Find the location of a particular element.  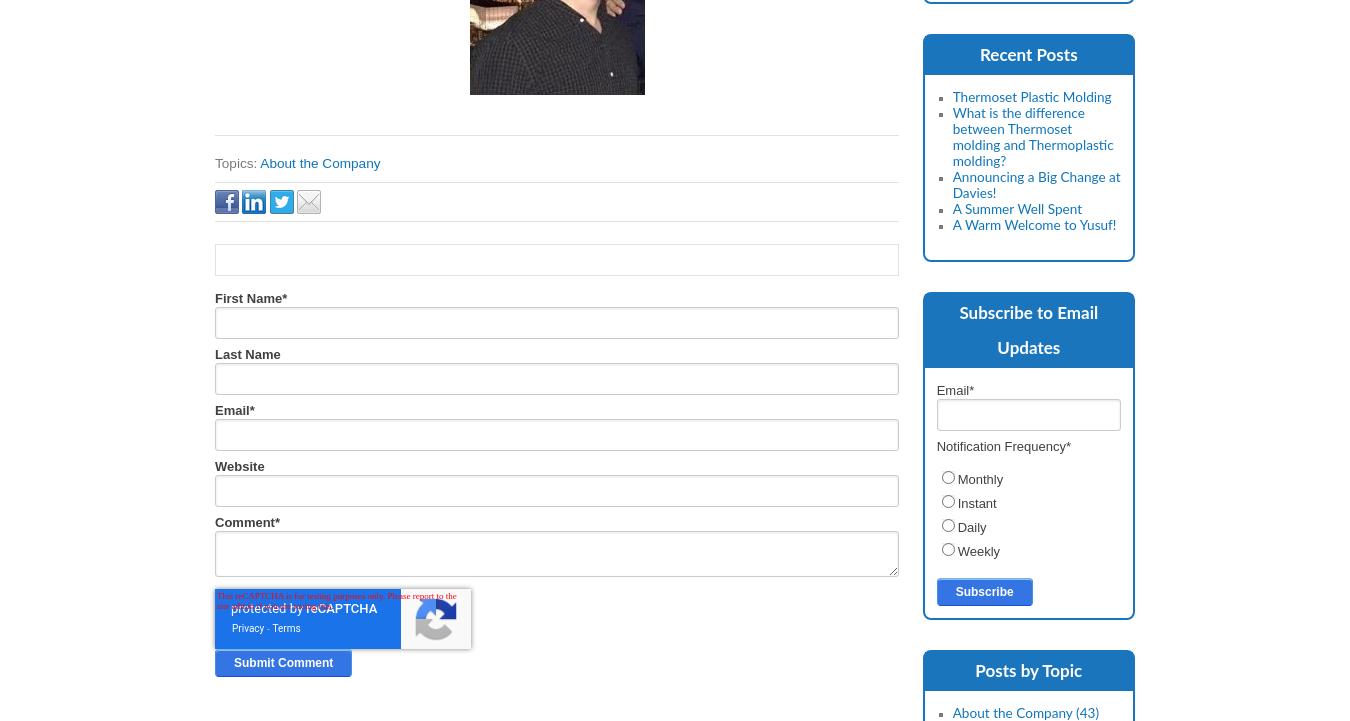

'Daily' is located at coordinates (970, 527).